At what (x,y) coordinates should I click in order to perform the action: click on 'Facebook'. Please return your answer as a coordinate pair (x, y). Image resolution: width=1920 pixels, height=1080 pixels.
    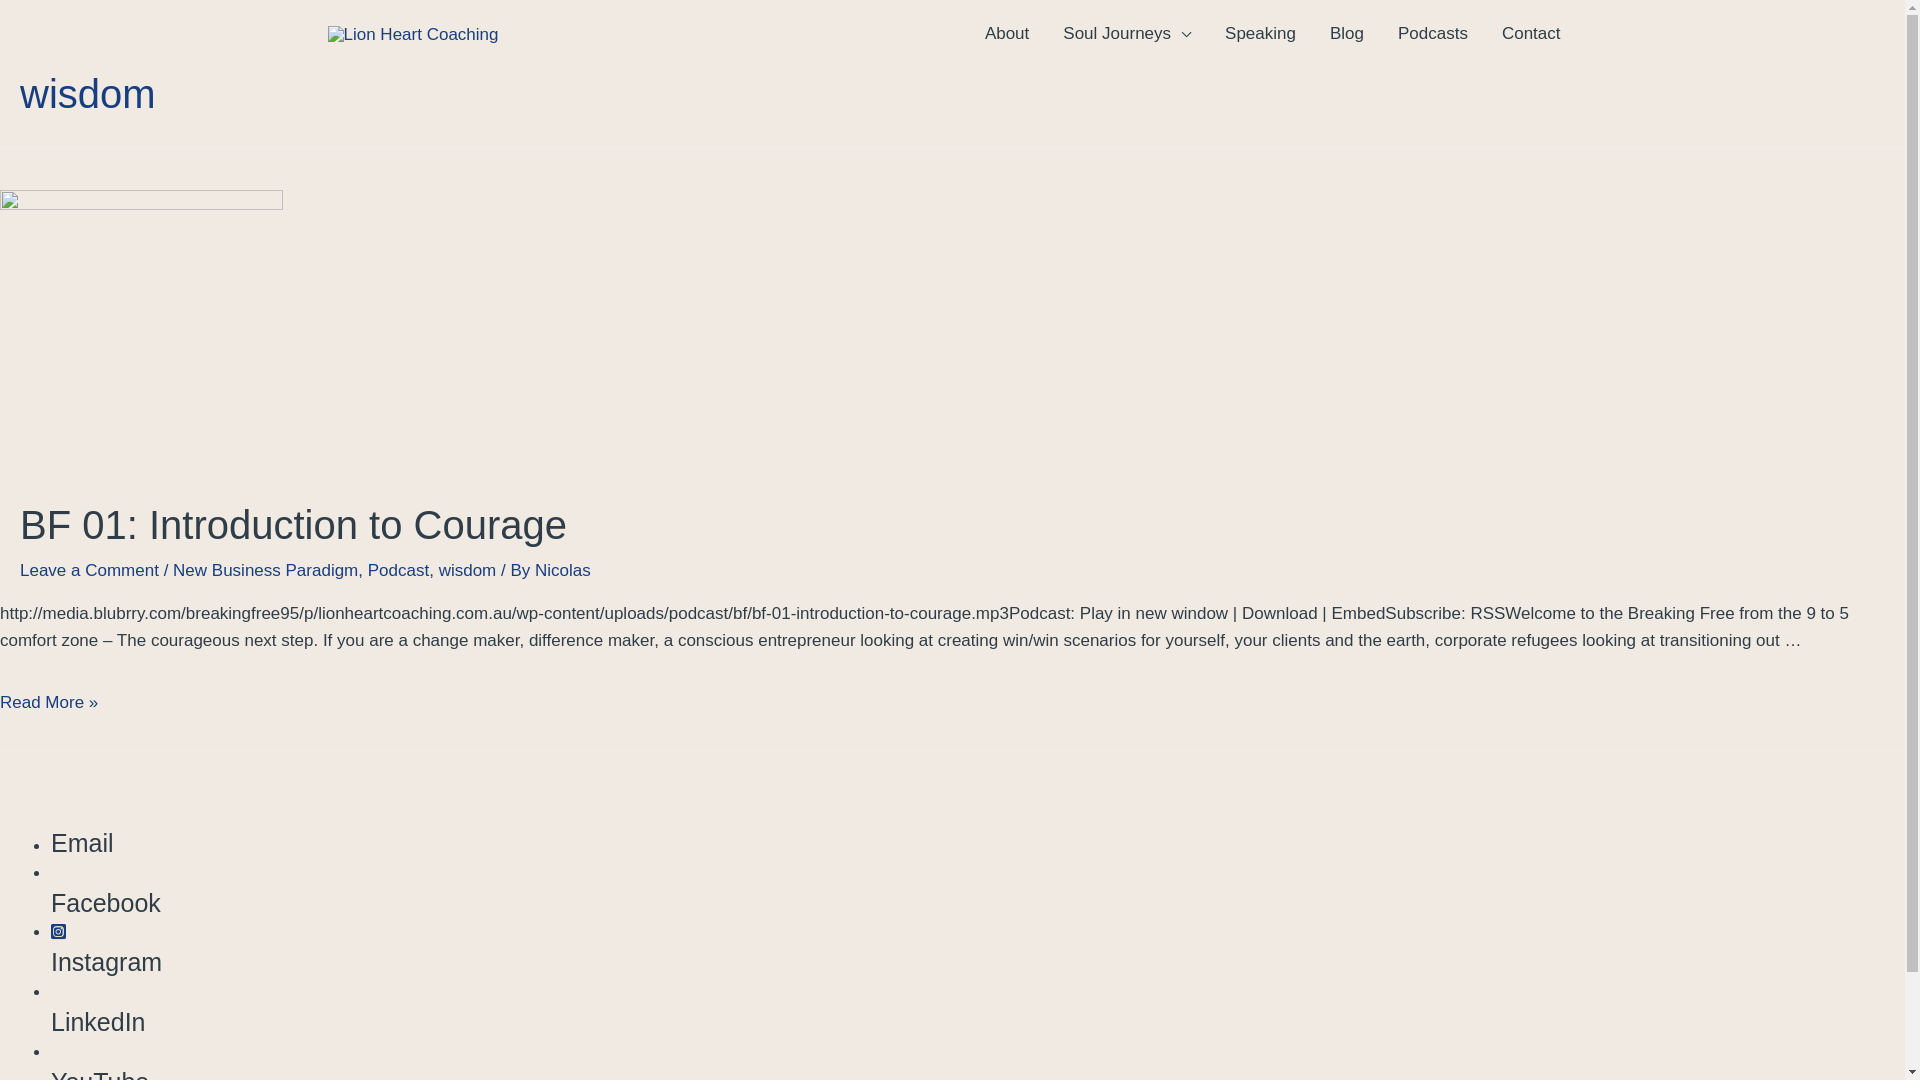
    Looking at the image, I should click on (978, 889).